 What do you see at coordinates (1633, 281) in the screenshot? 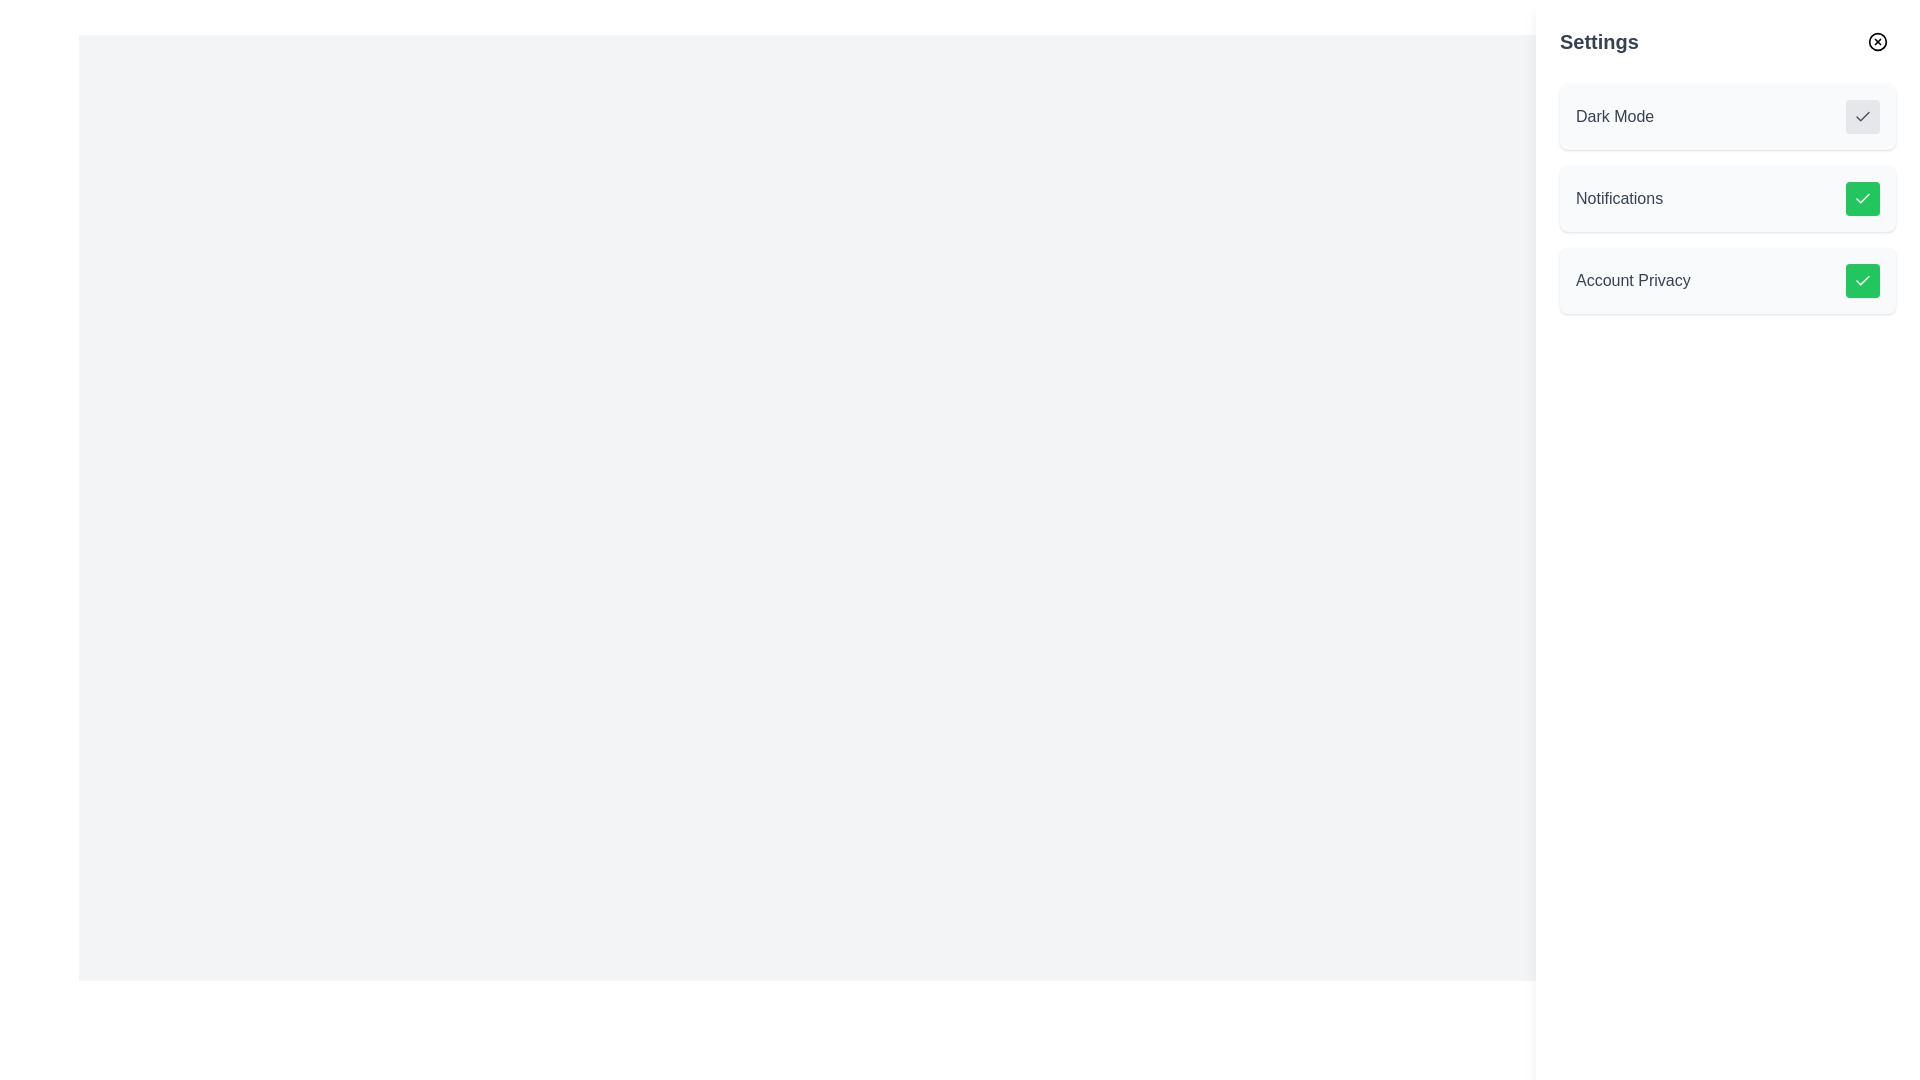
I see `the 'Account Privacy' text label located in the bottom section of the Settings panel, which indicates the purpose of the setting it is paired with` at bounding box center [1633, 281].